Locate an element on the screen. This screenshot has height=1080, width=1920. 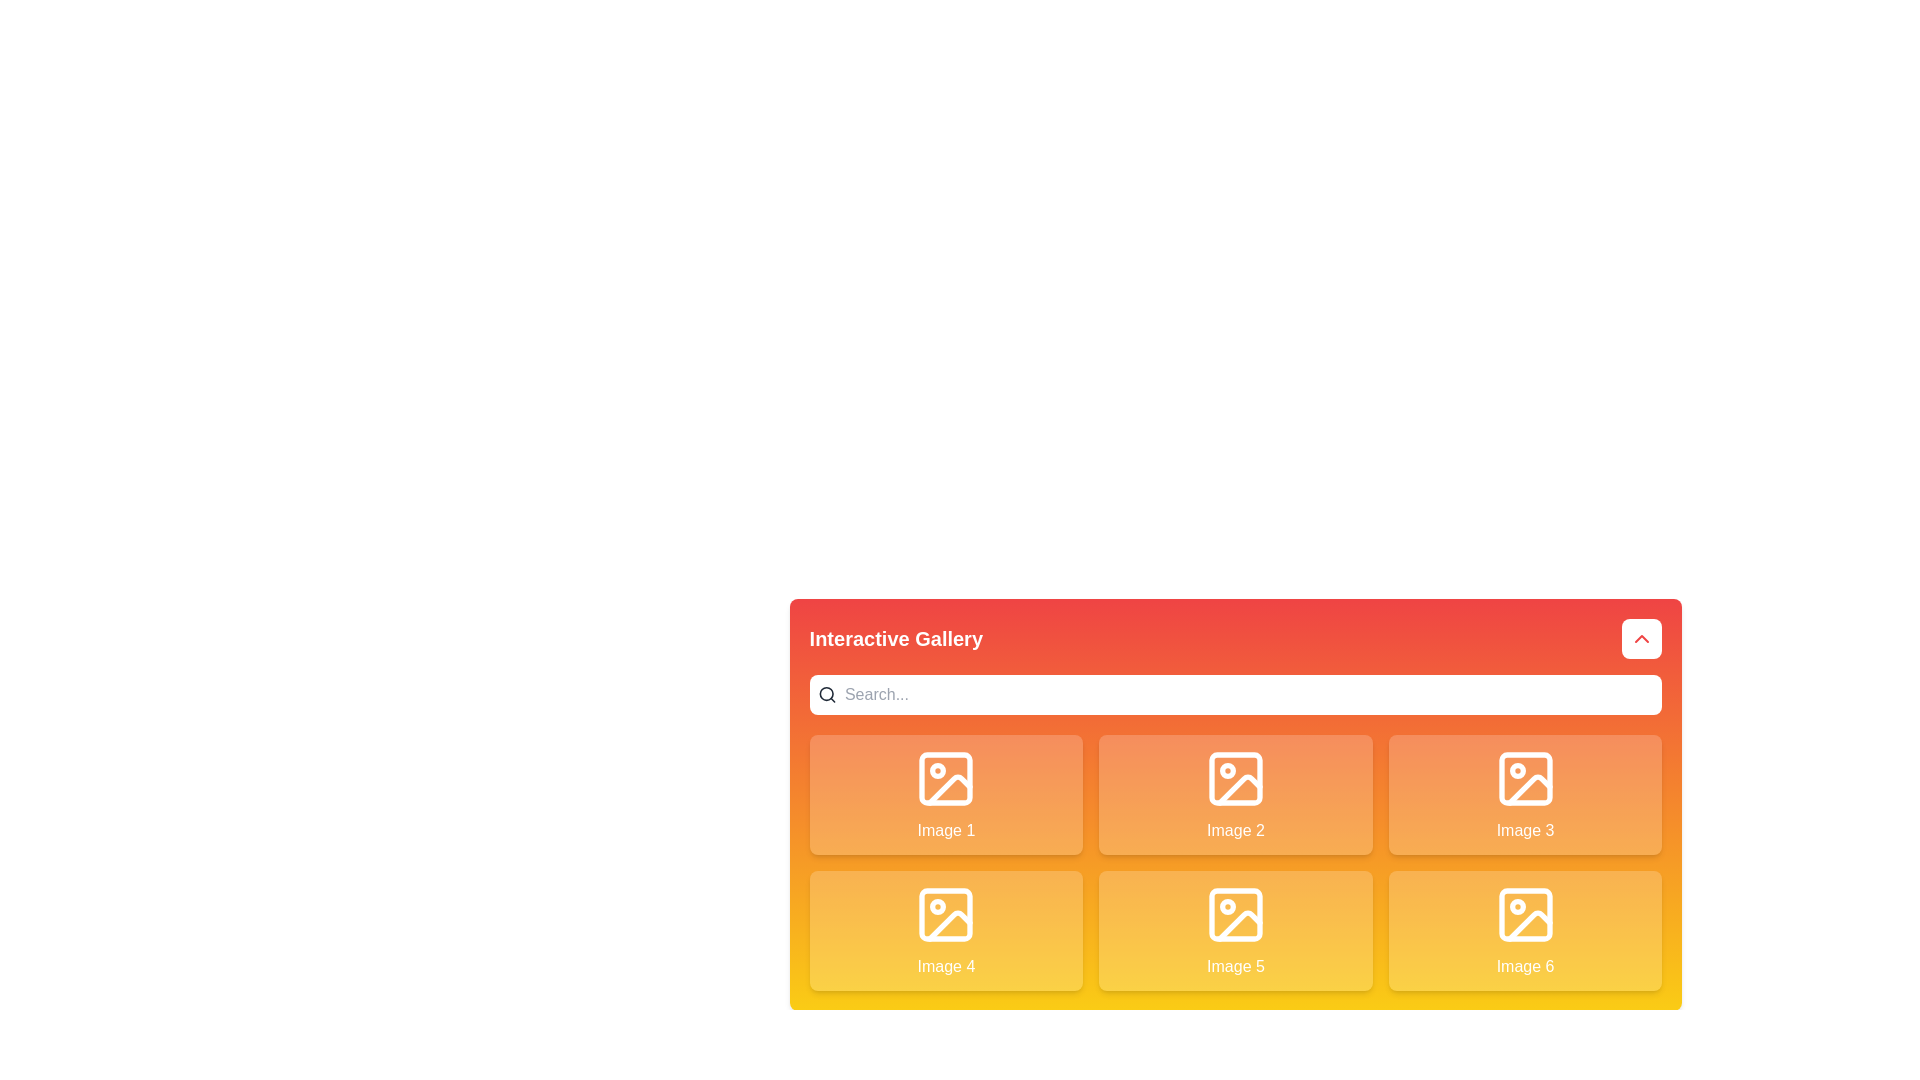
the SVG icon styled as an image placeholder, which has a square outline with rounded corners and is located within the grid item labeled 'Image 1' is located at coordinates (945, 778).